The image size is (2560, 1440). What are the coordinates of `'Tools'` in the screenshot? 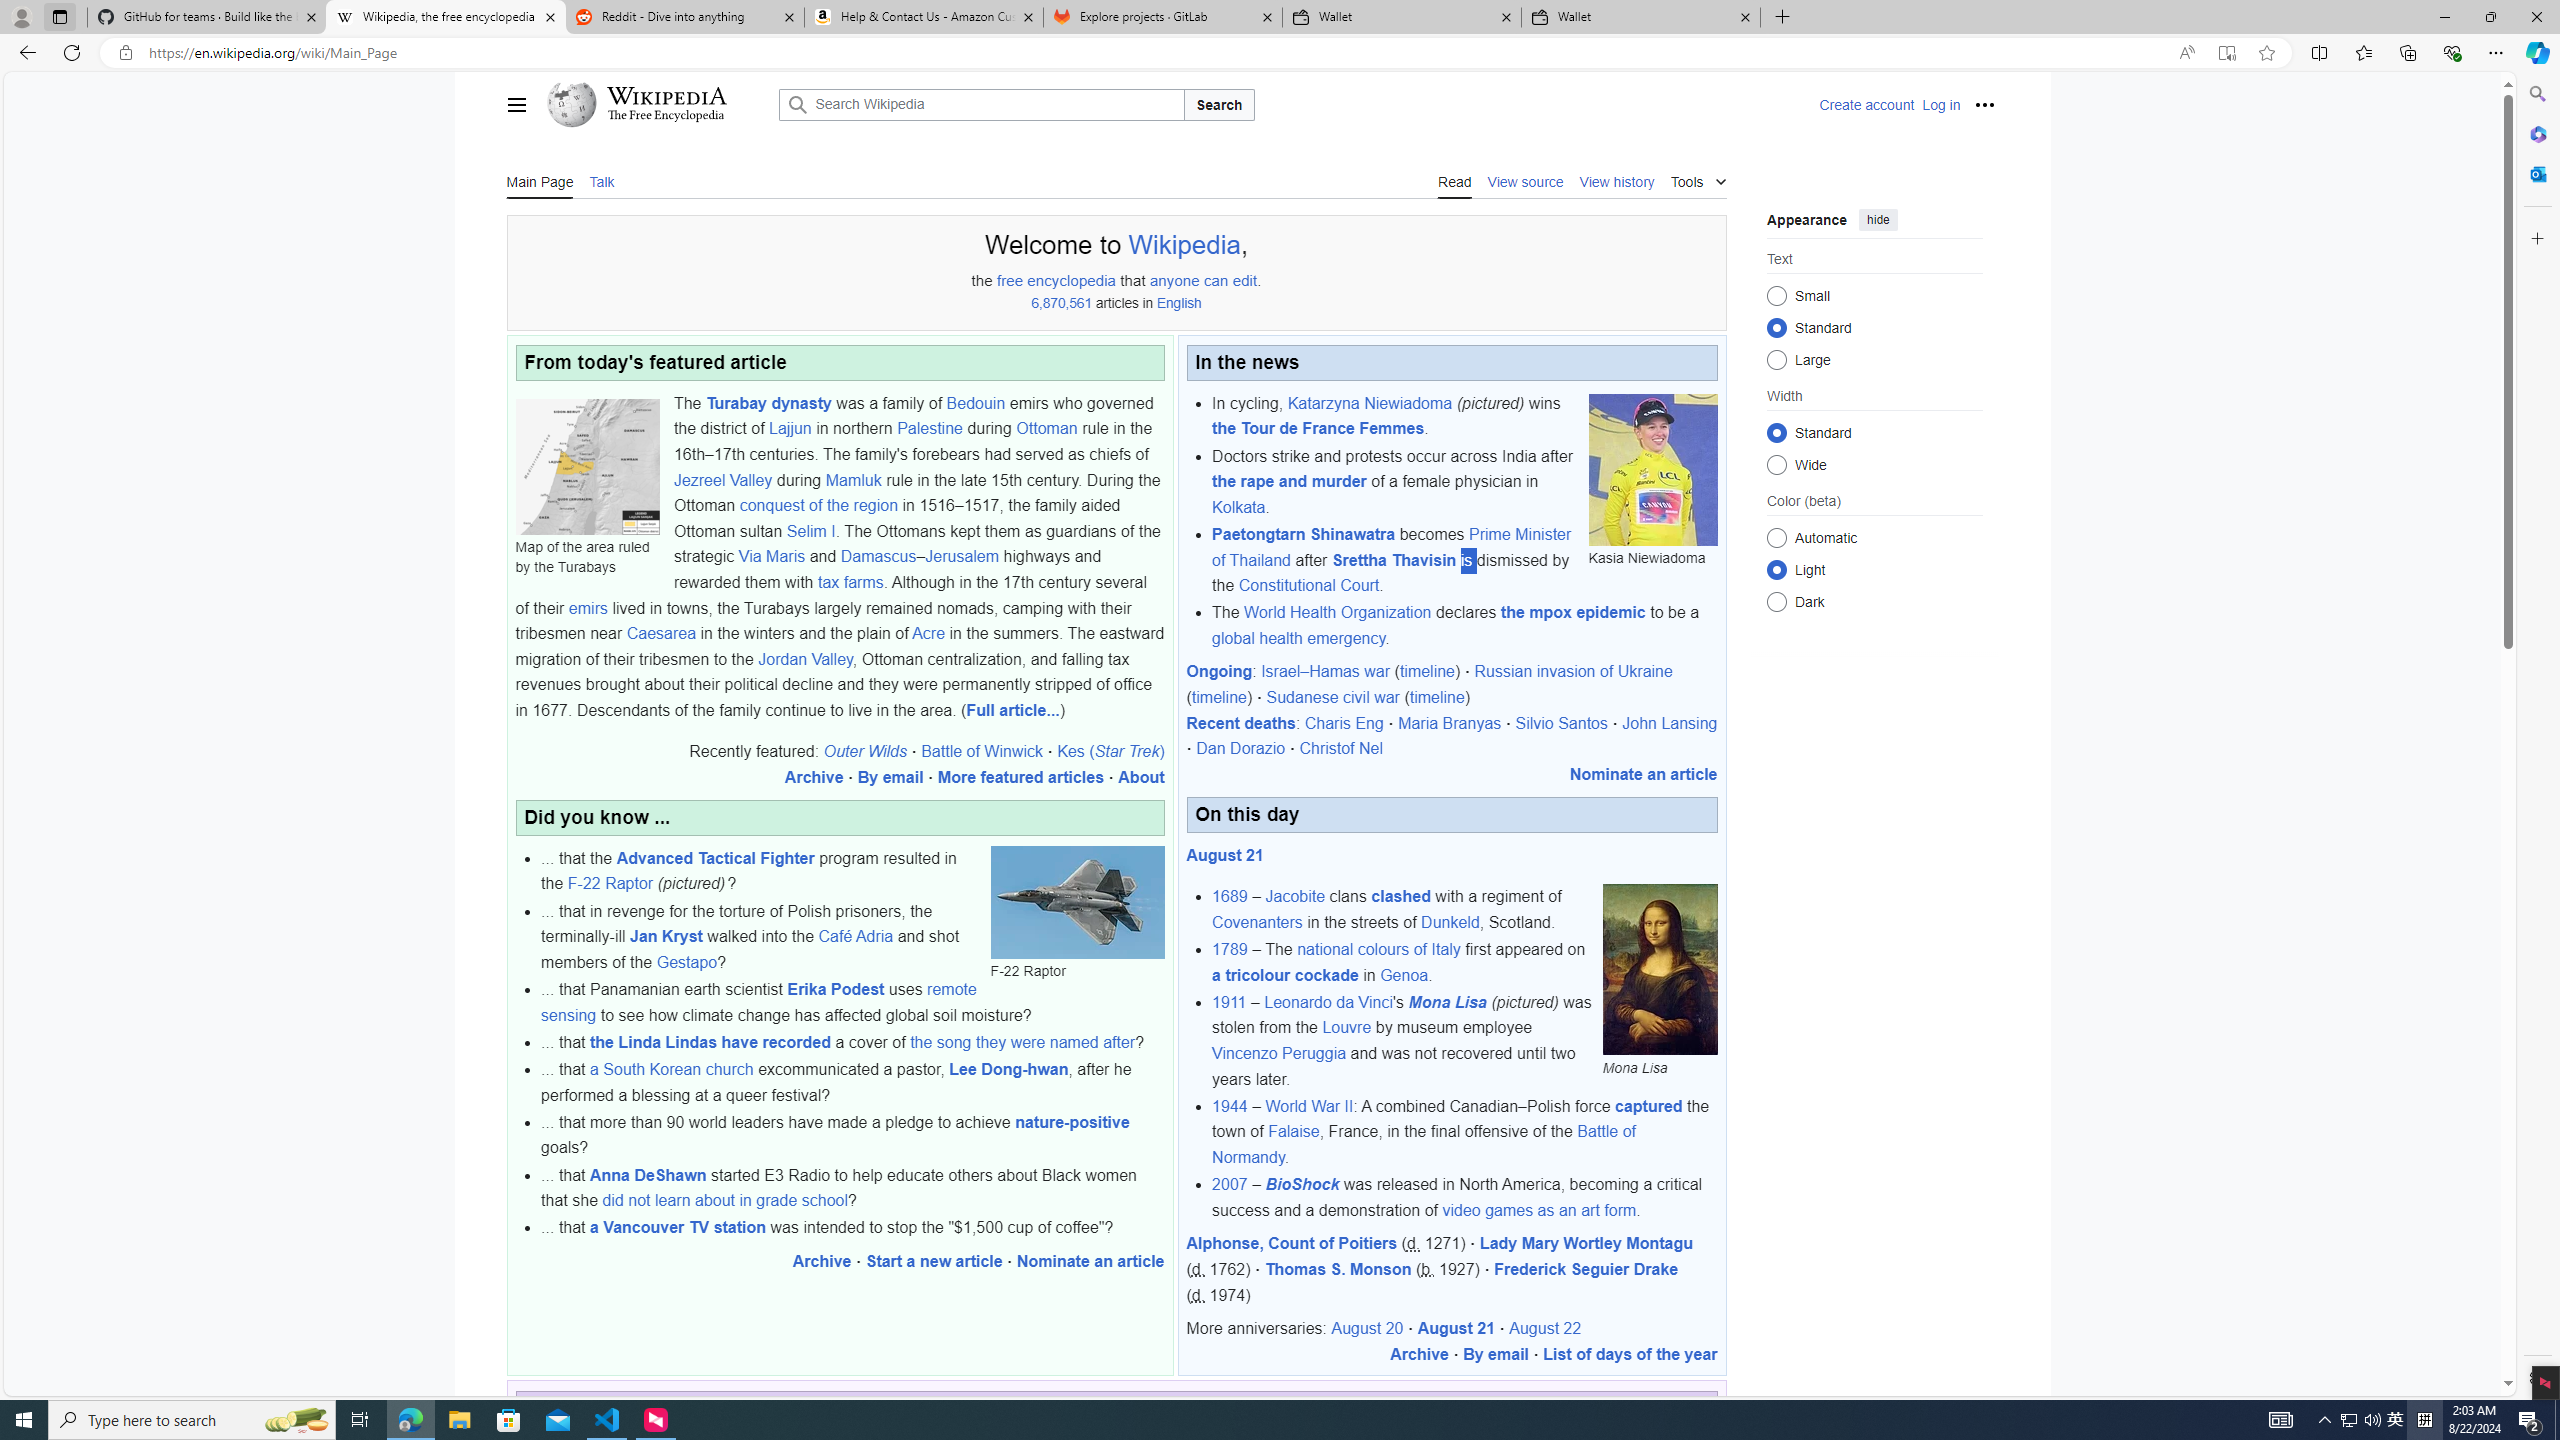 It's located at (1697, 179).